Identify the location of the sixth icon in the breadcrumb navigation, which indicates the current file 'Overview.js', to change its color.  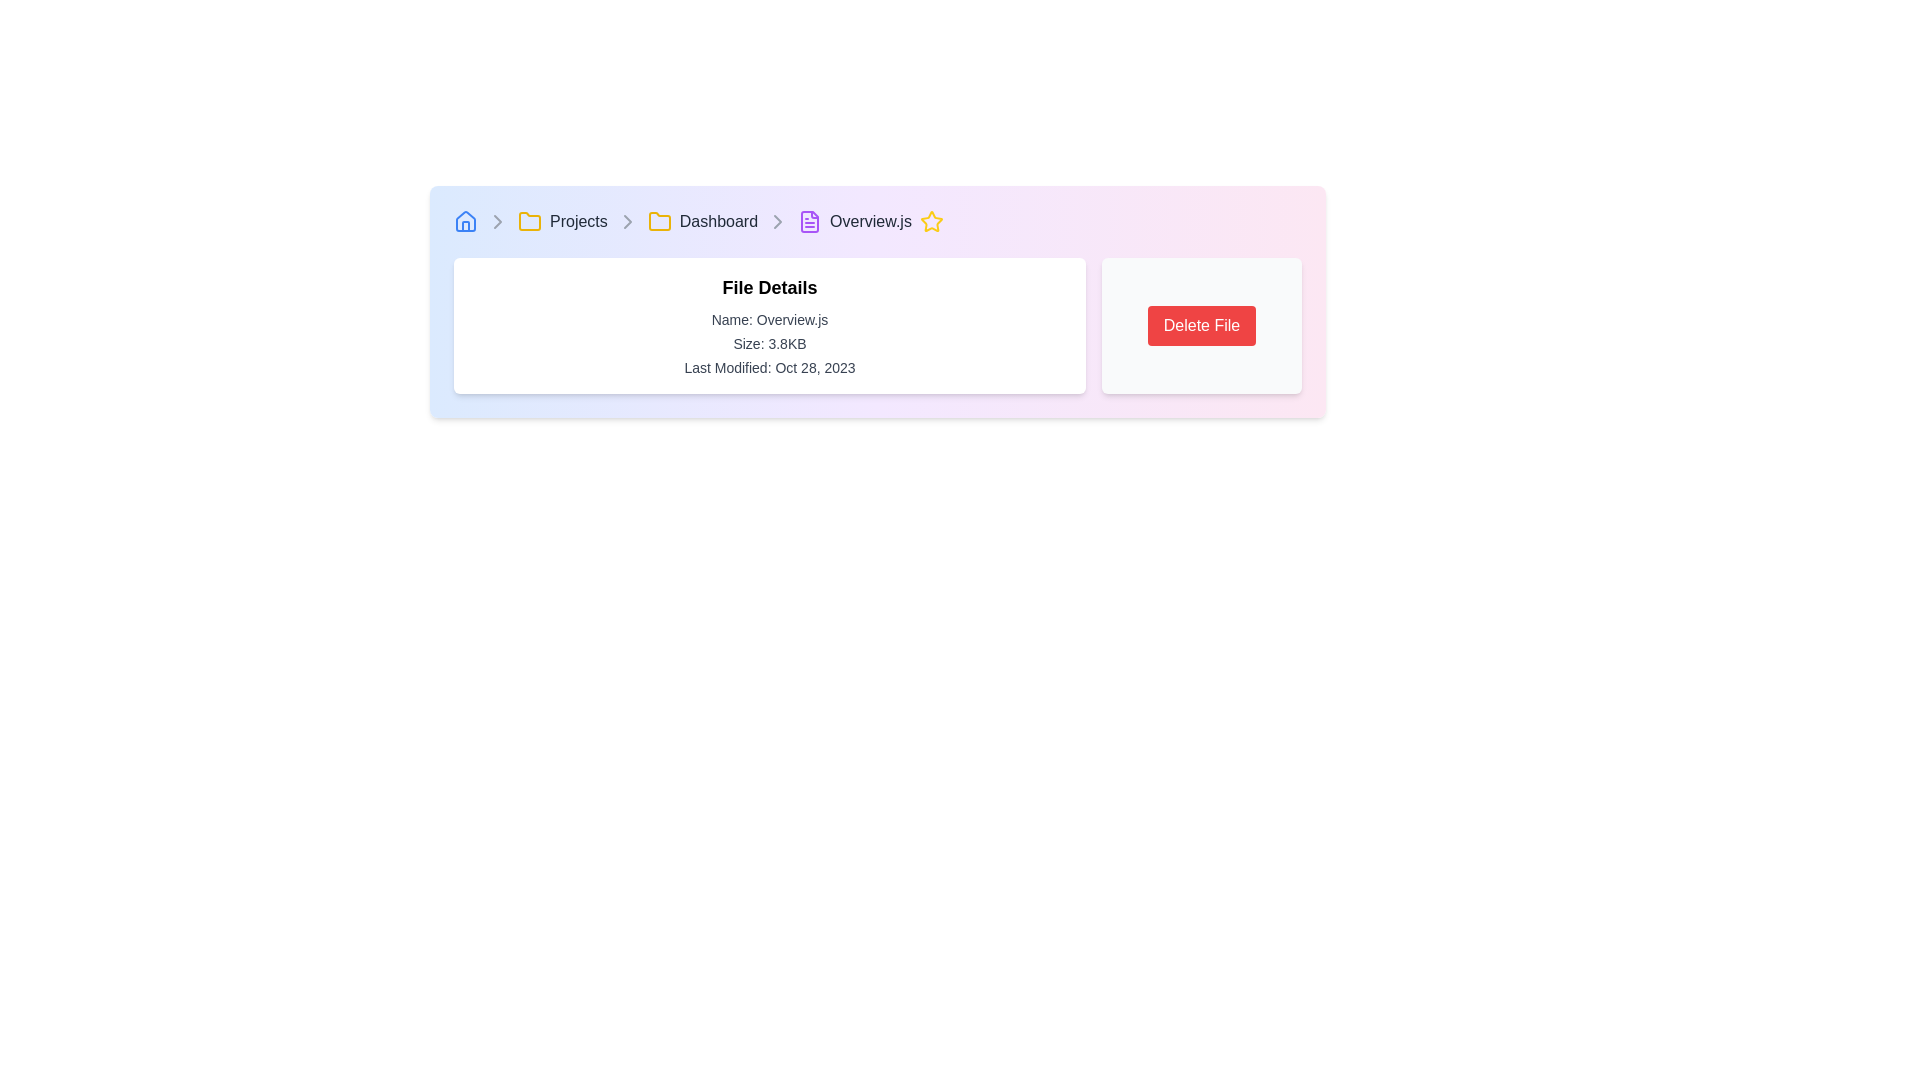
(810, 222).